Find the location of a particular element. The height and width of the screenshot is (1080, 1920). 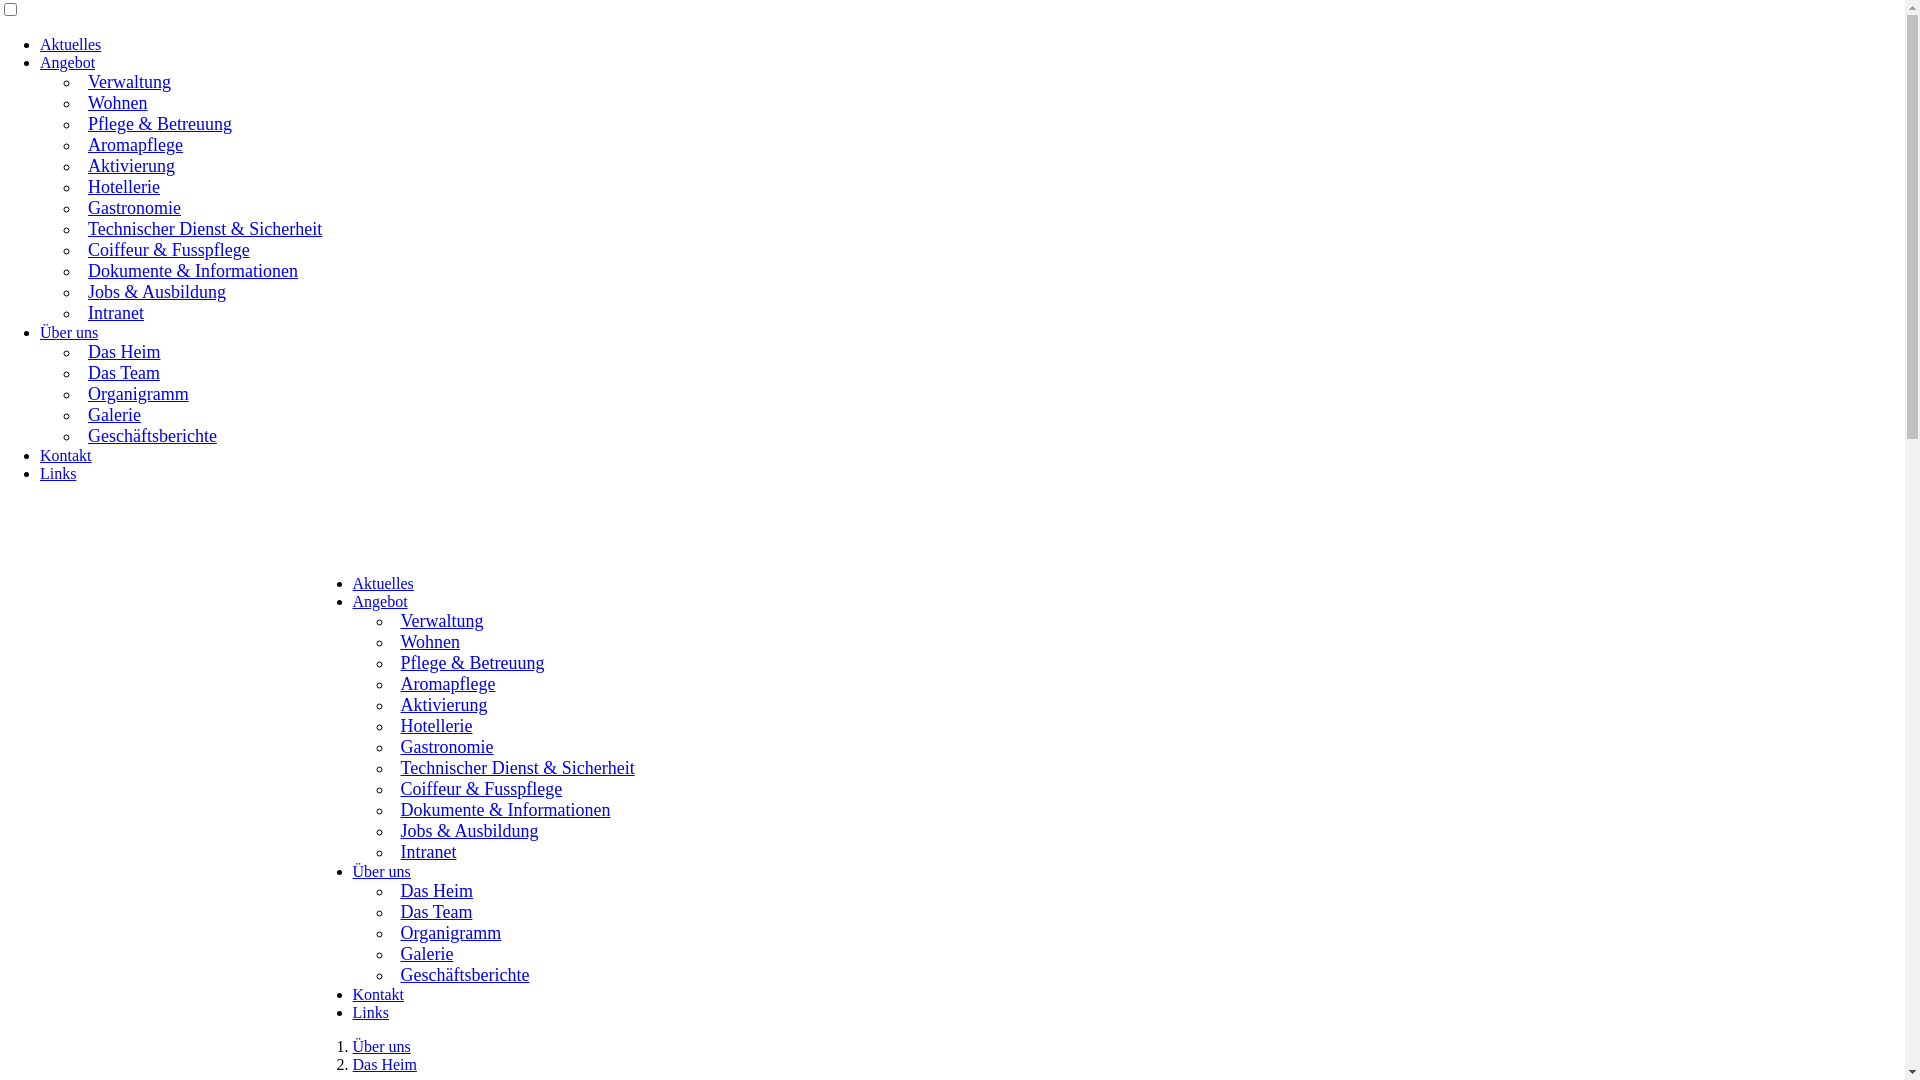

'Intranet' is located at coordinates (425, 849).